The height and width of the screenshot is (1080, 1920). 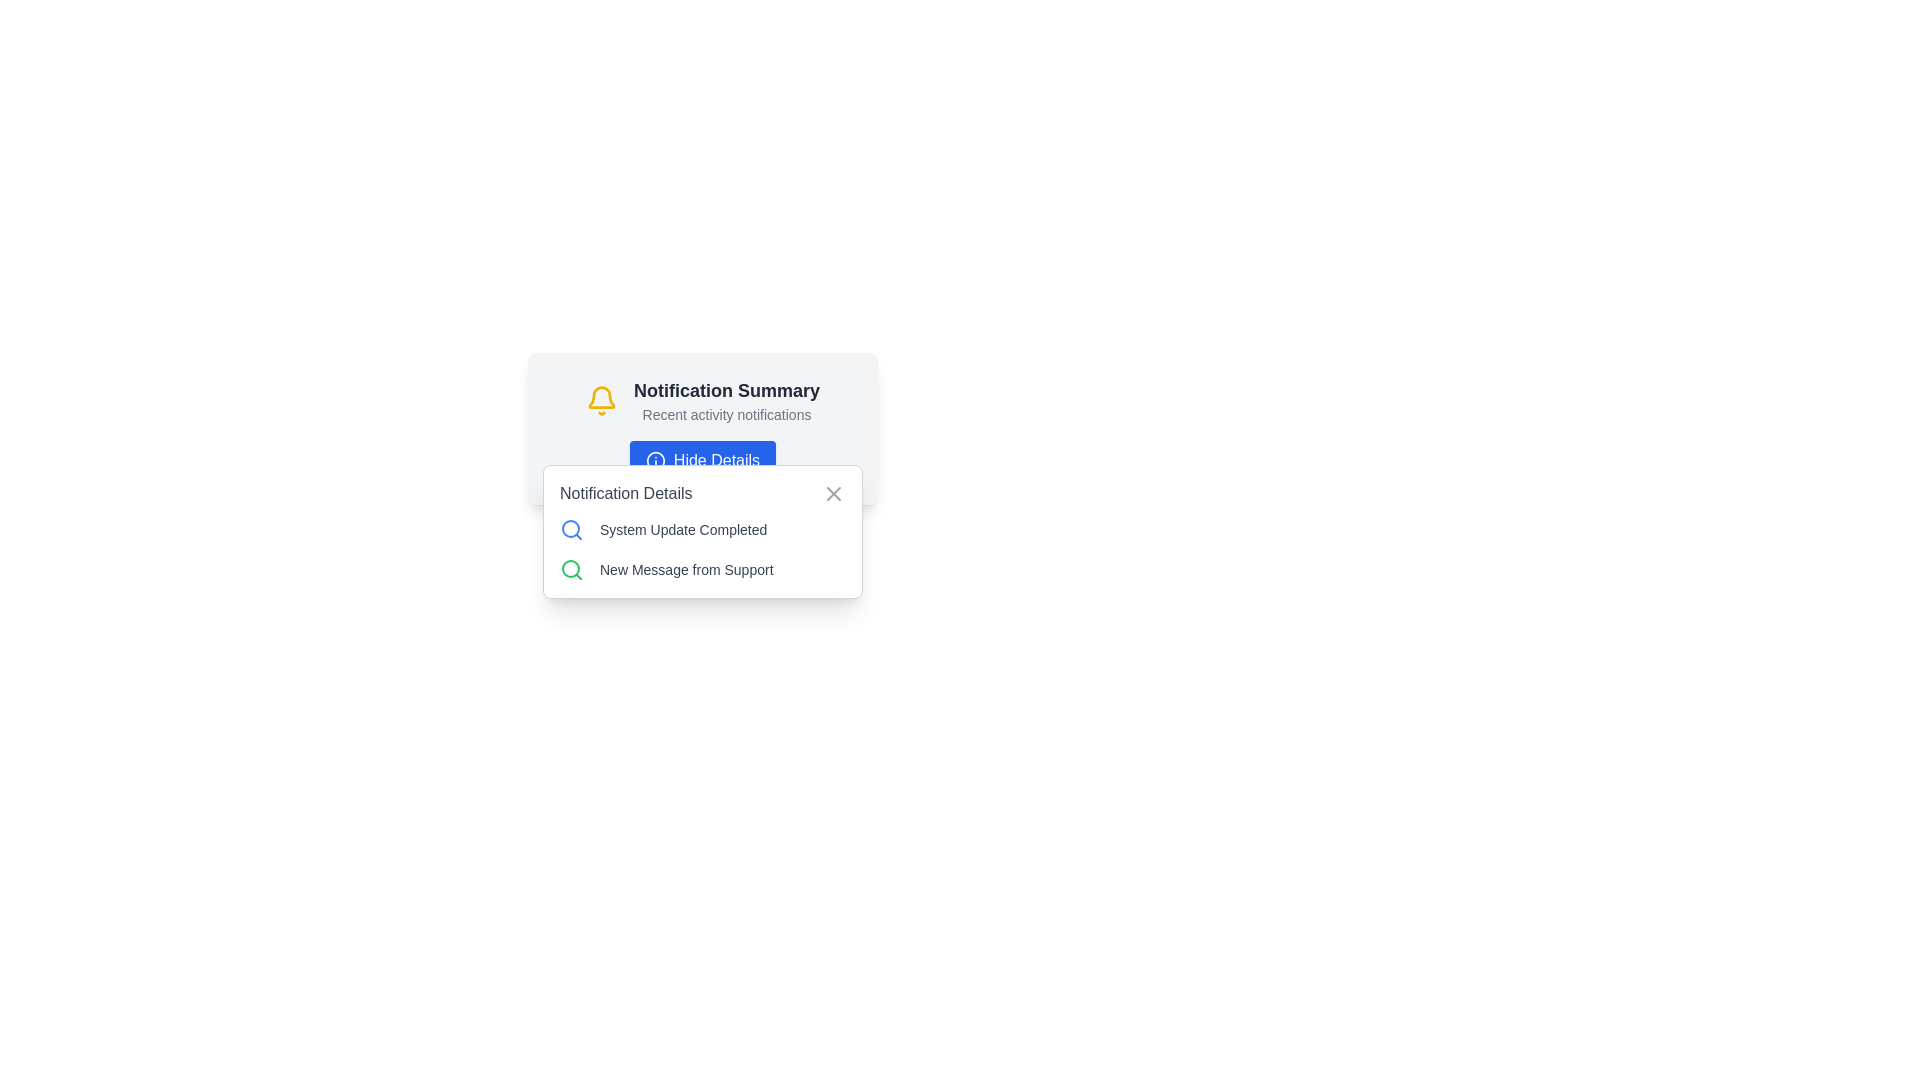 I want to click on the notification overview panel located at the top center of the notification interface, above the 'Notification Details' section, so click(x=702, y=427).